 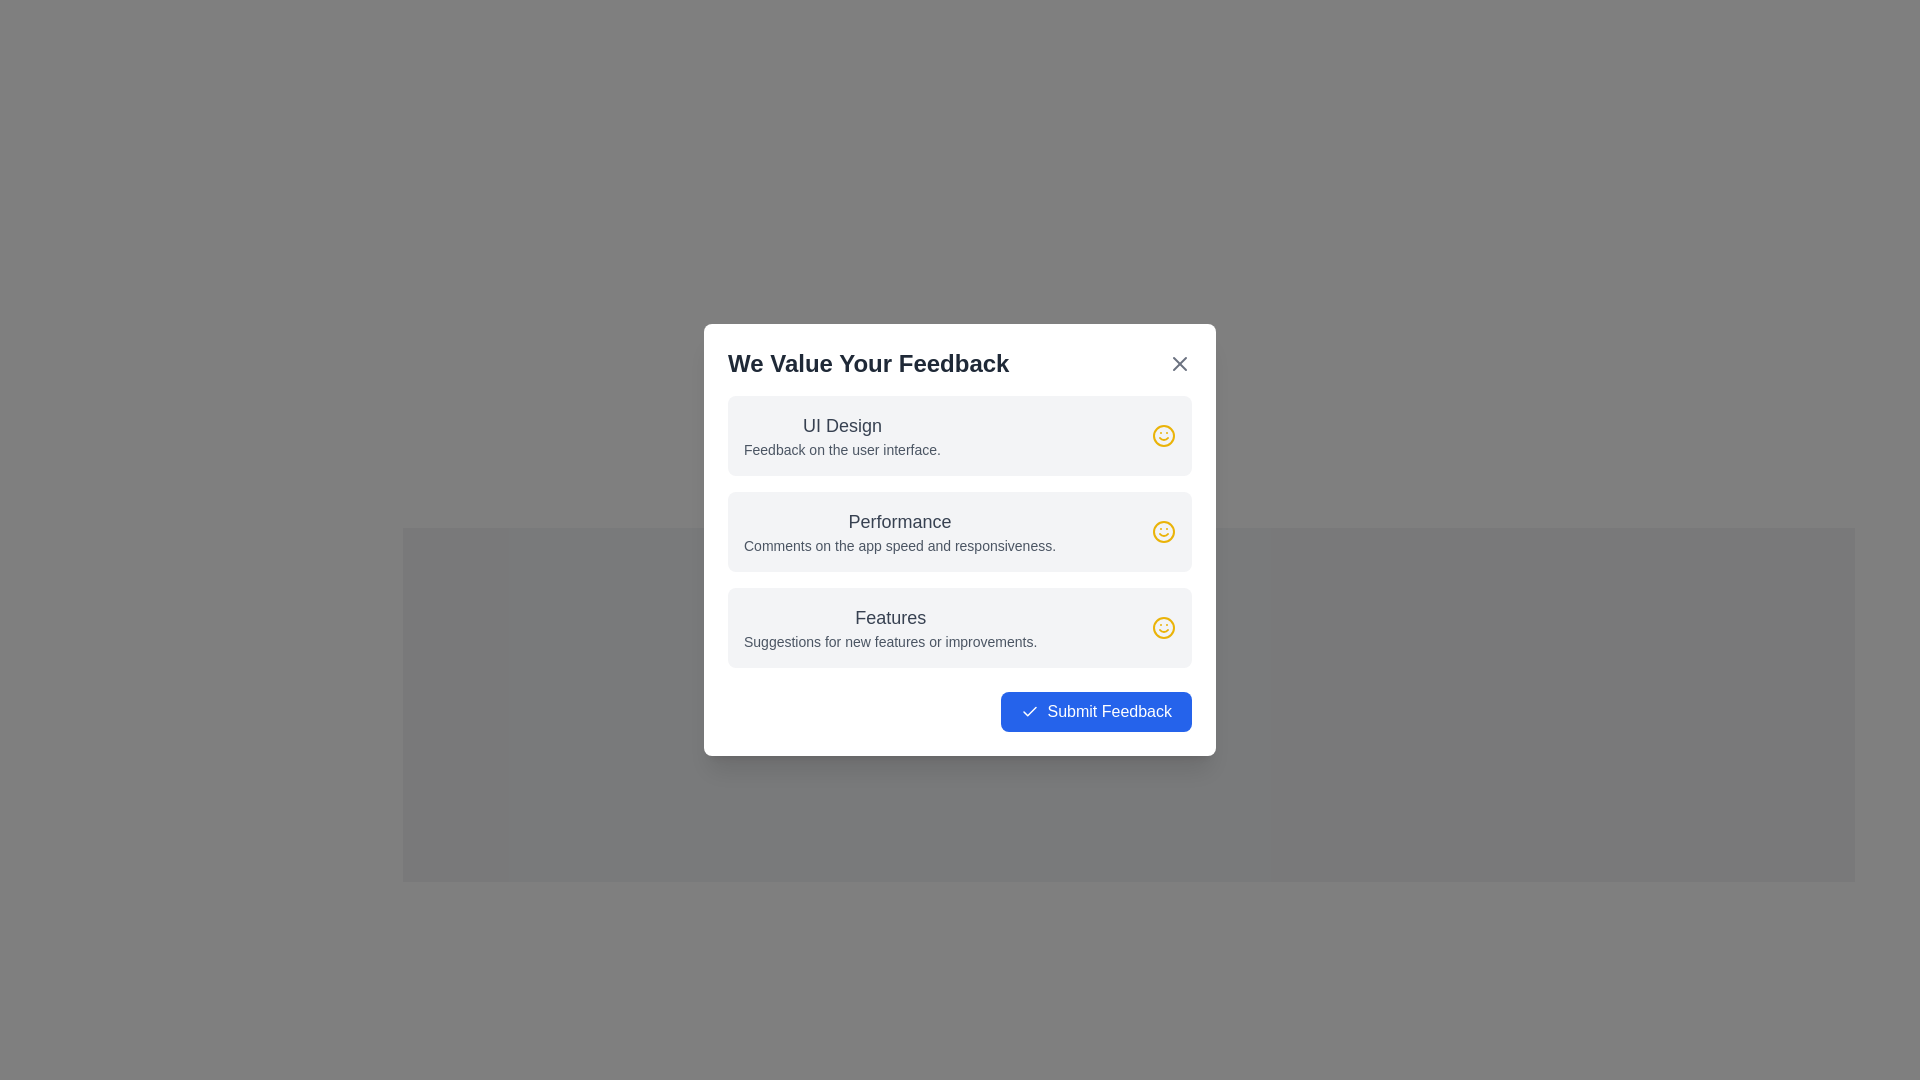 I want to click on the 'Features' static text label, which is styled with a distinct font size and medium weight, in the lower-middle portion of the feedback modal dialog box, so click(x=889, y=616).